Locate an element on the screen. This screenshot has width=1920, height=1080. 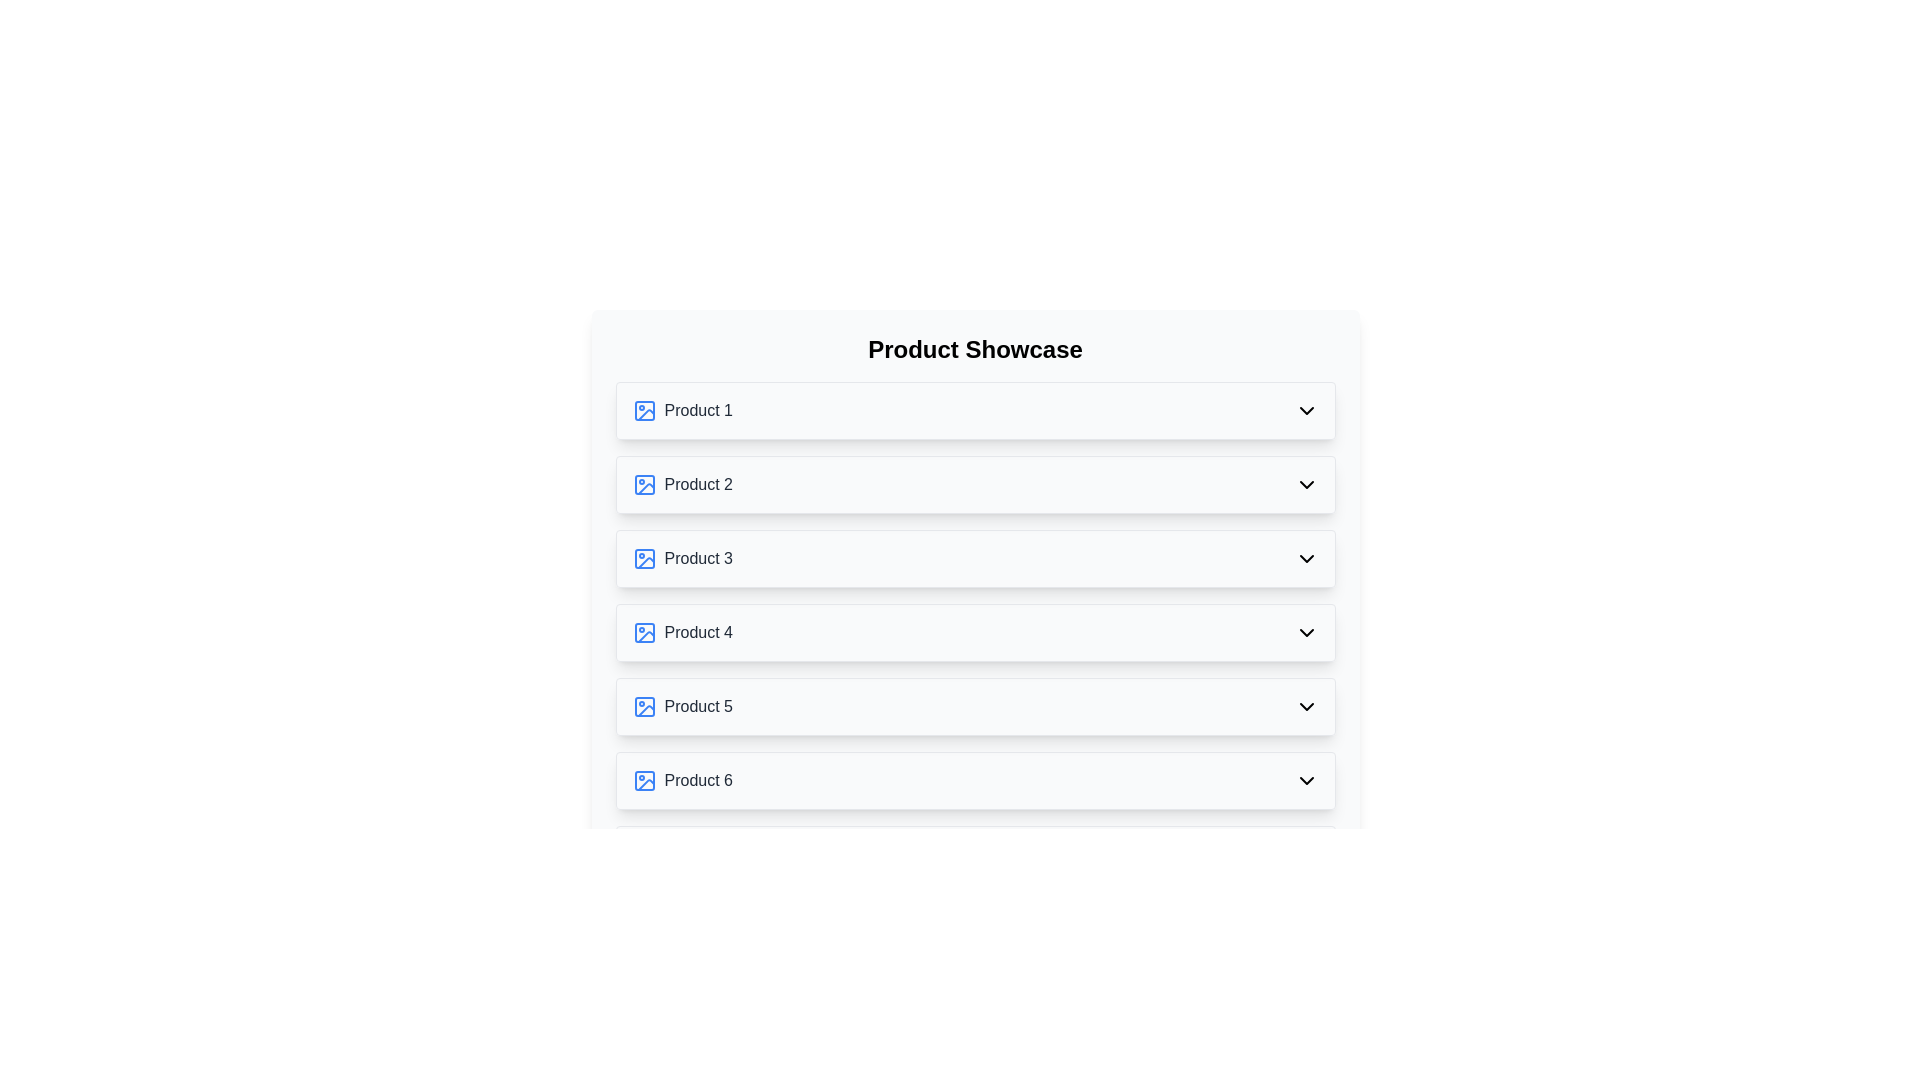
the image icon next to the product titled Product 3 is located at coordinates (644, 559).